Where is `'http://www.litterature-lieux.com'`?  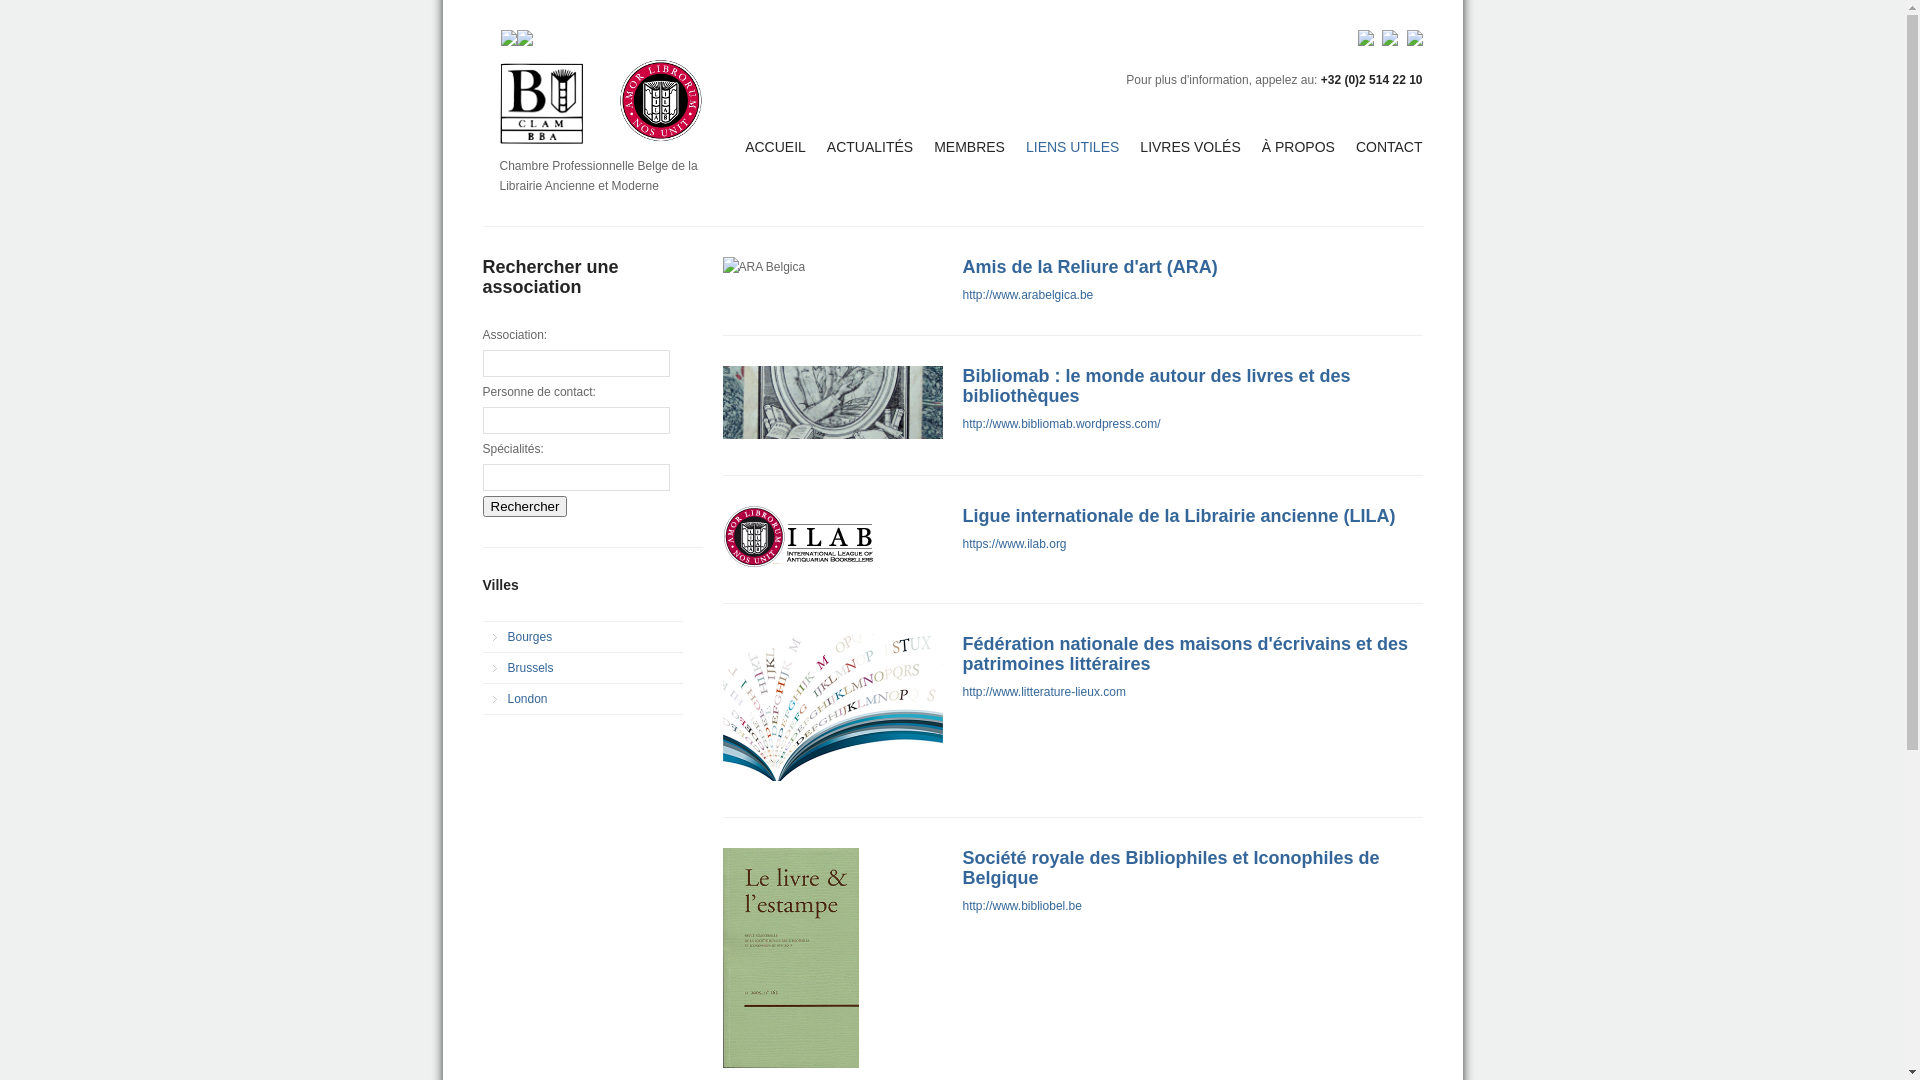
'http://www.litterature-lieux.com' is located at coordinates (1042, 690).